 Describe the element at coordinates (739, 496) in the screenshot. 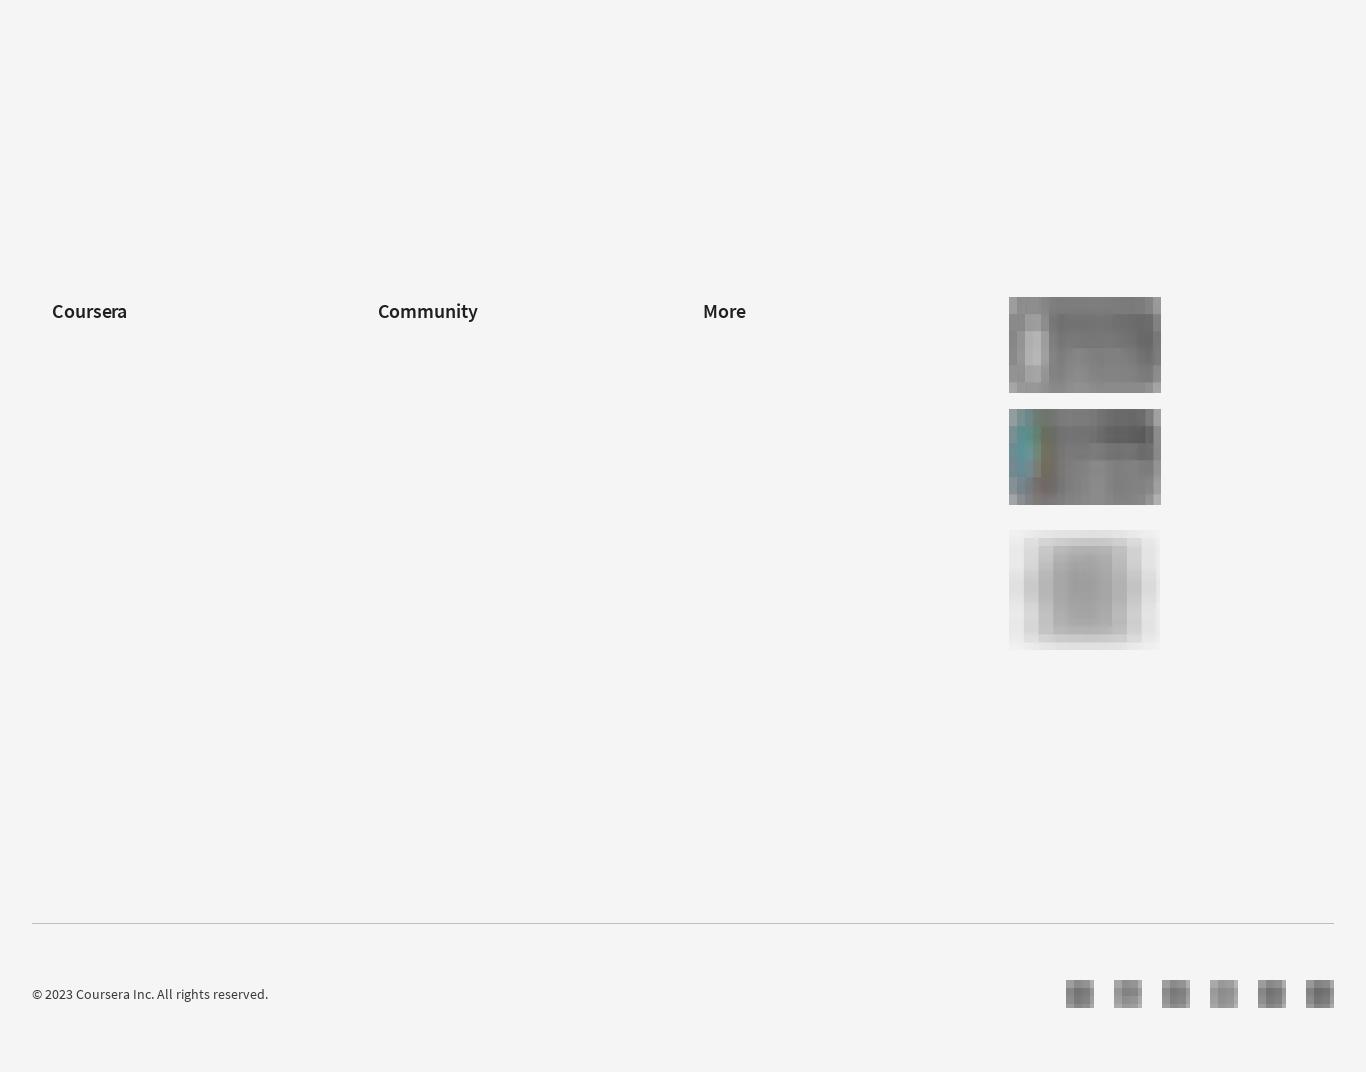

I see `'Accessibility'` at that location.